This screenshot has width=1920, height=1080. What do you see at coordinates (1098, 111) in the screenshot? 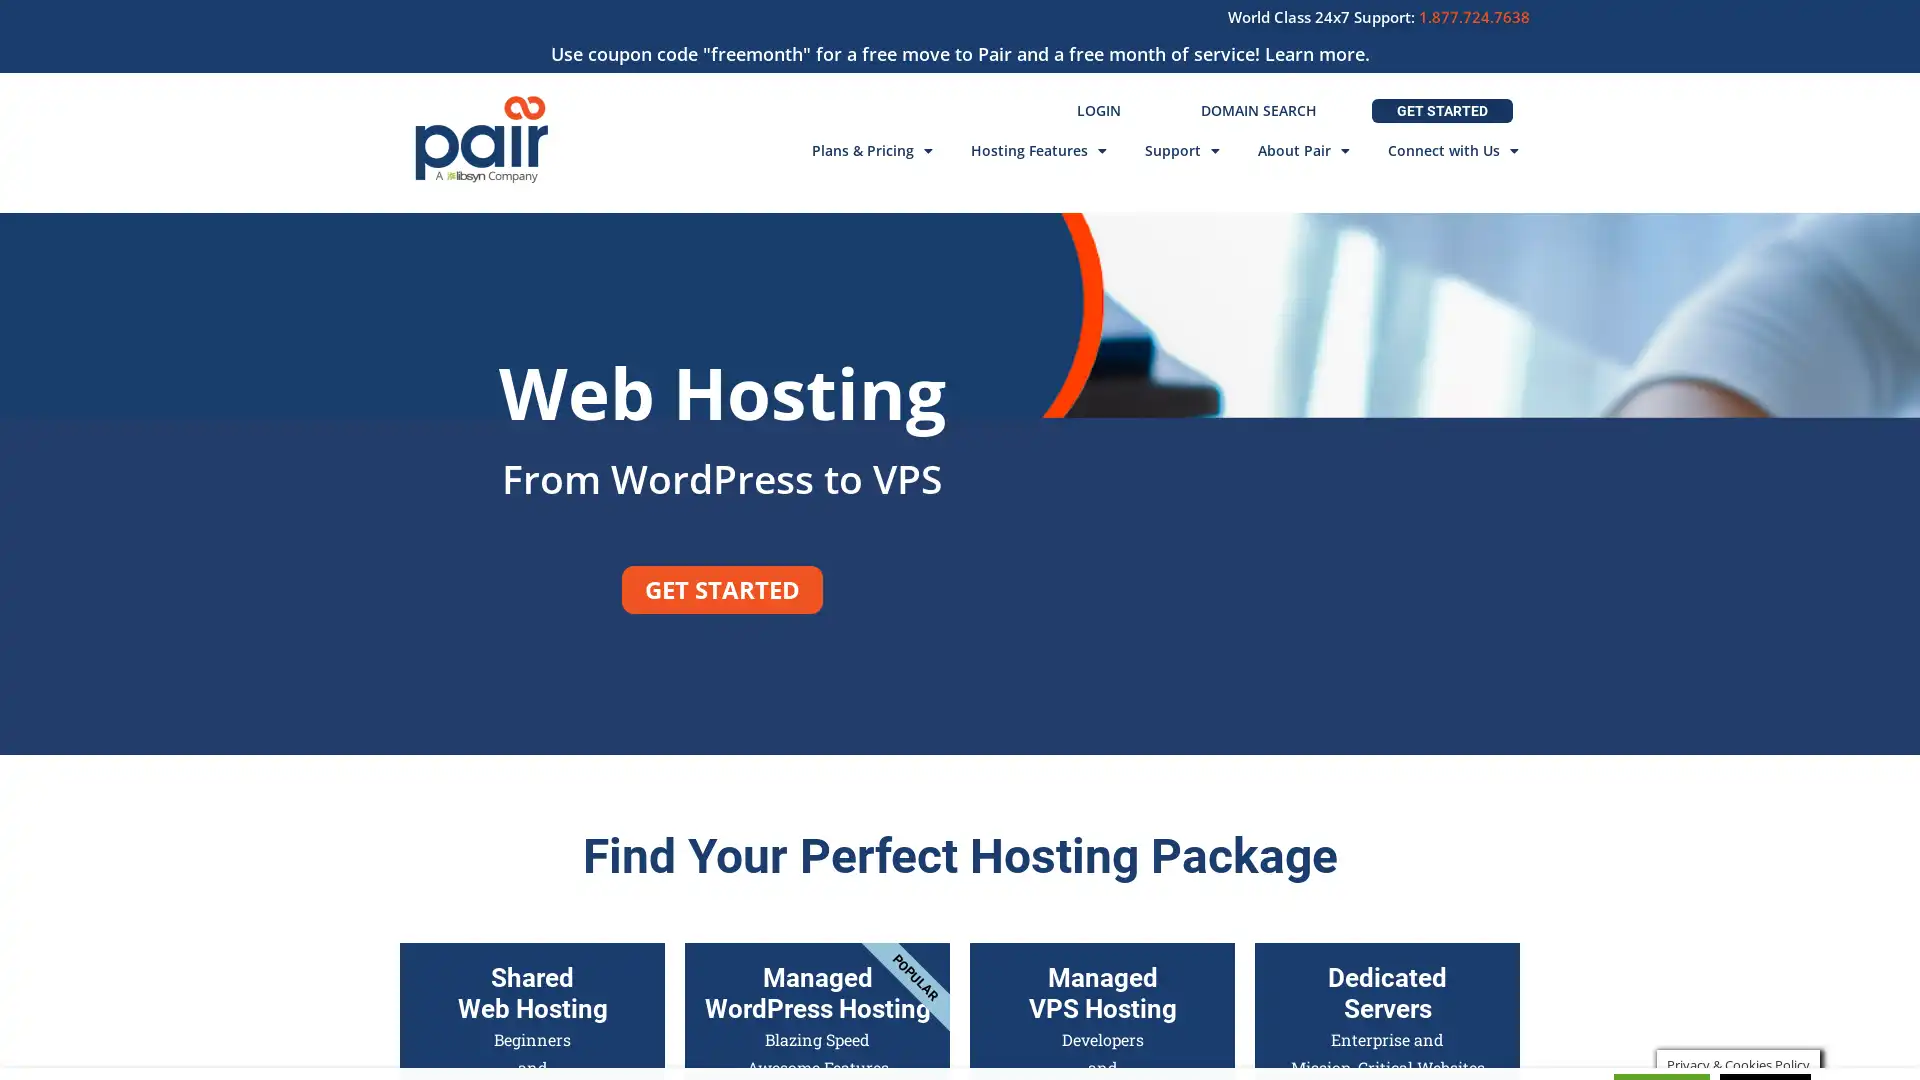
I see `LOGIN` at bounding box center [1098, 111].